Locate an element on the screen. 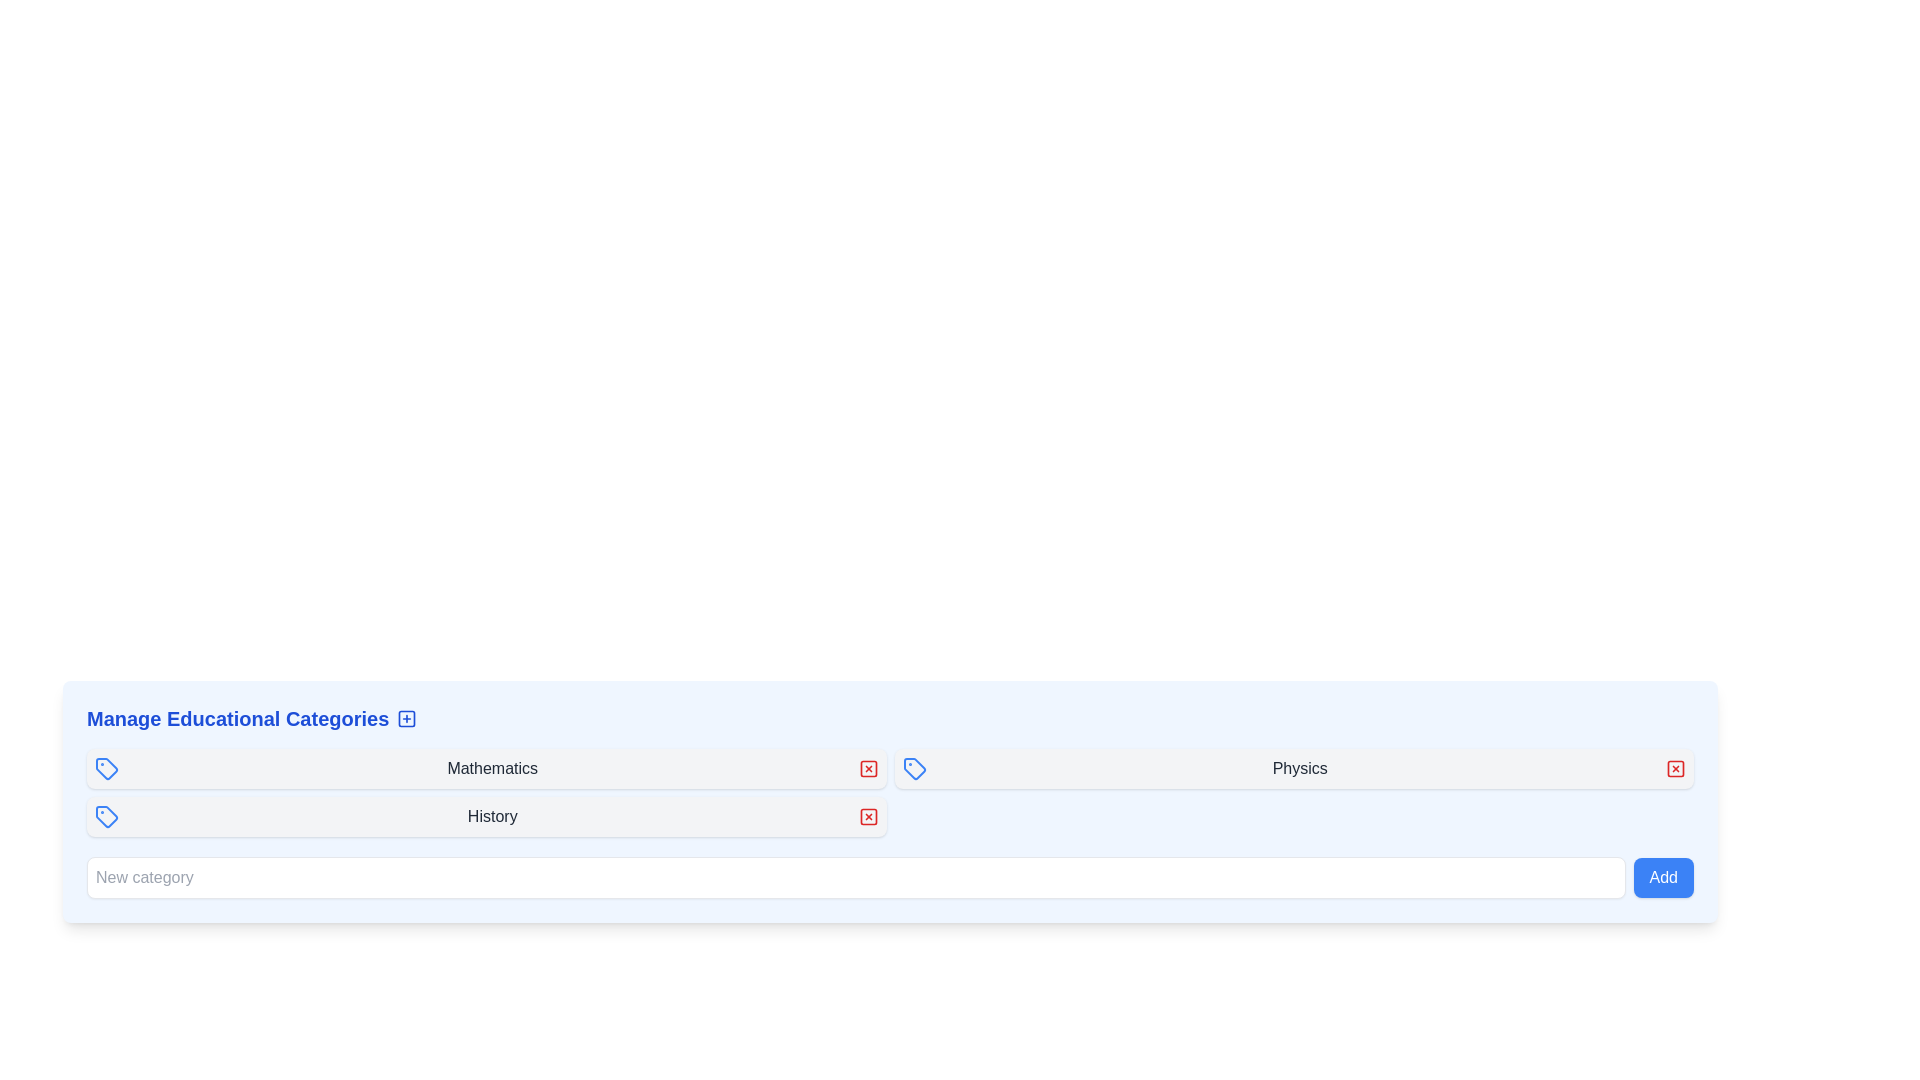  the decorative element within the delete button located at the far right of the 'Physics' row in the category list, which visually signifies the action of deletion is located at coordinates (1675, 767).